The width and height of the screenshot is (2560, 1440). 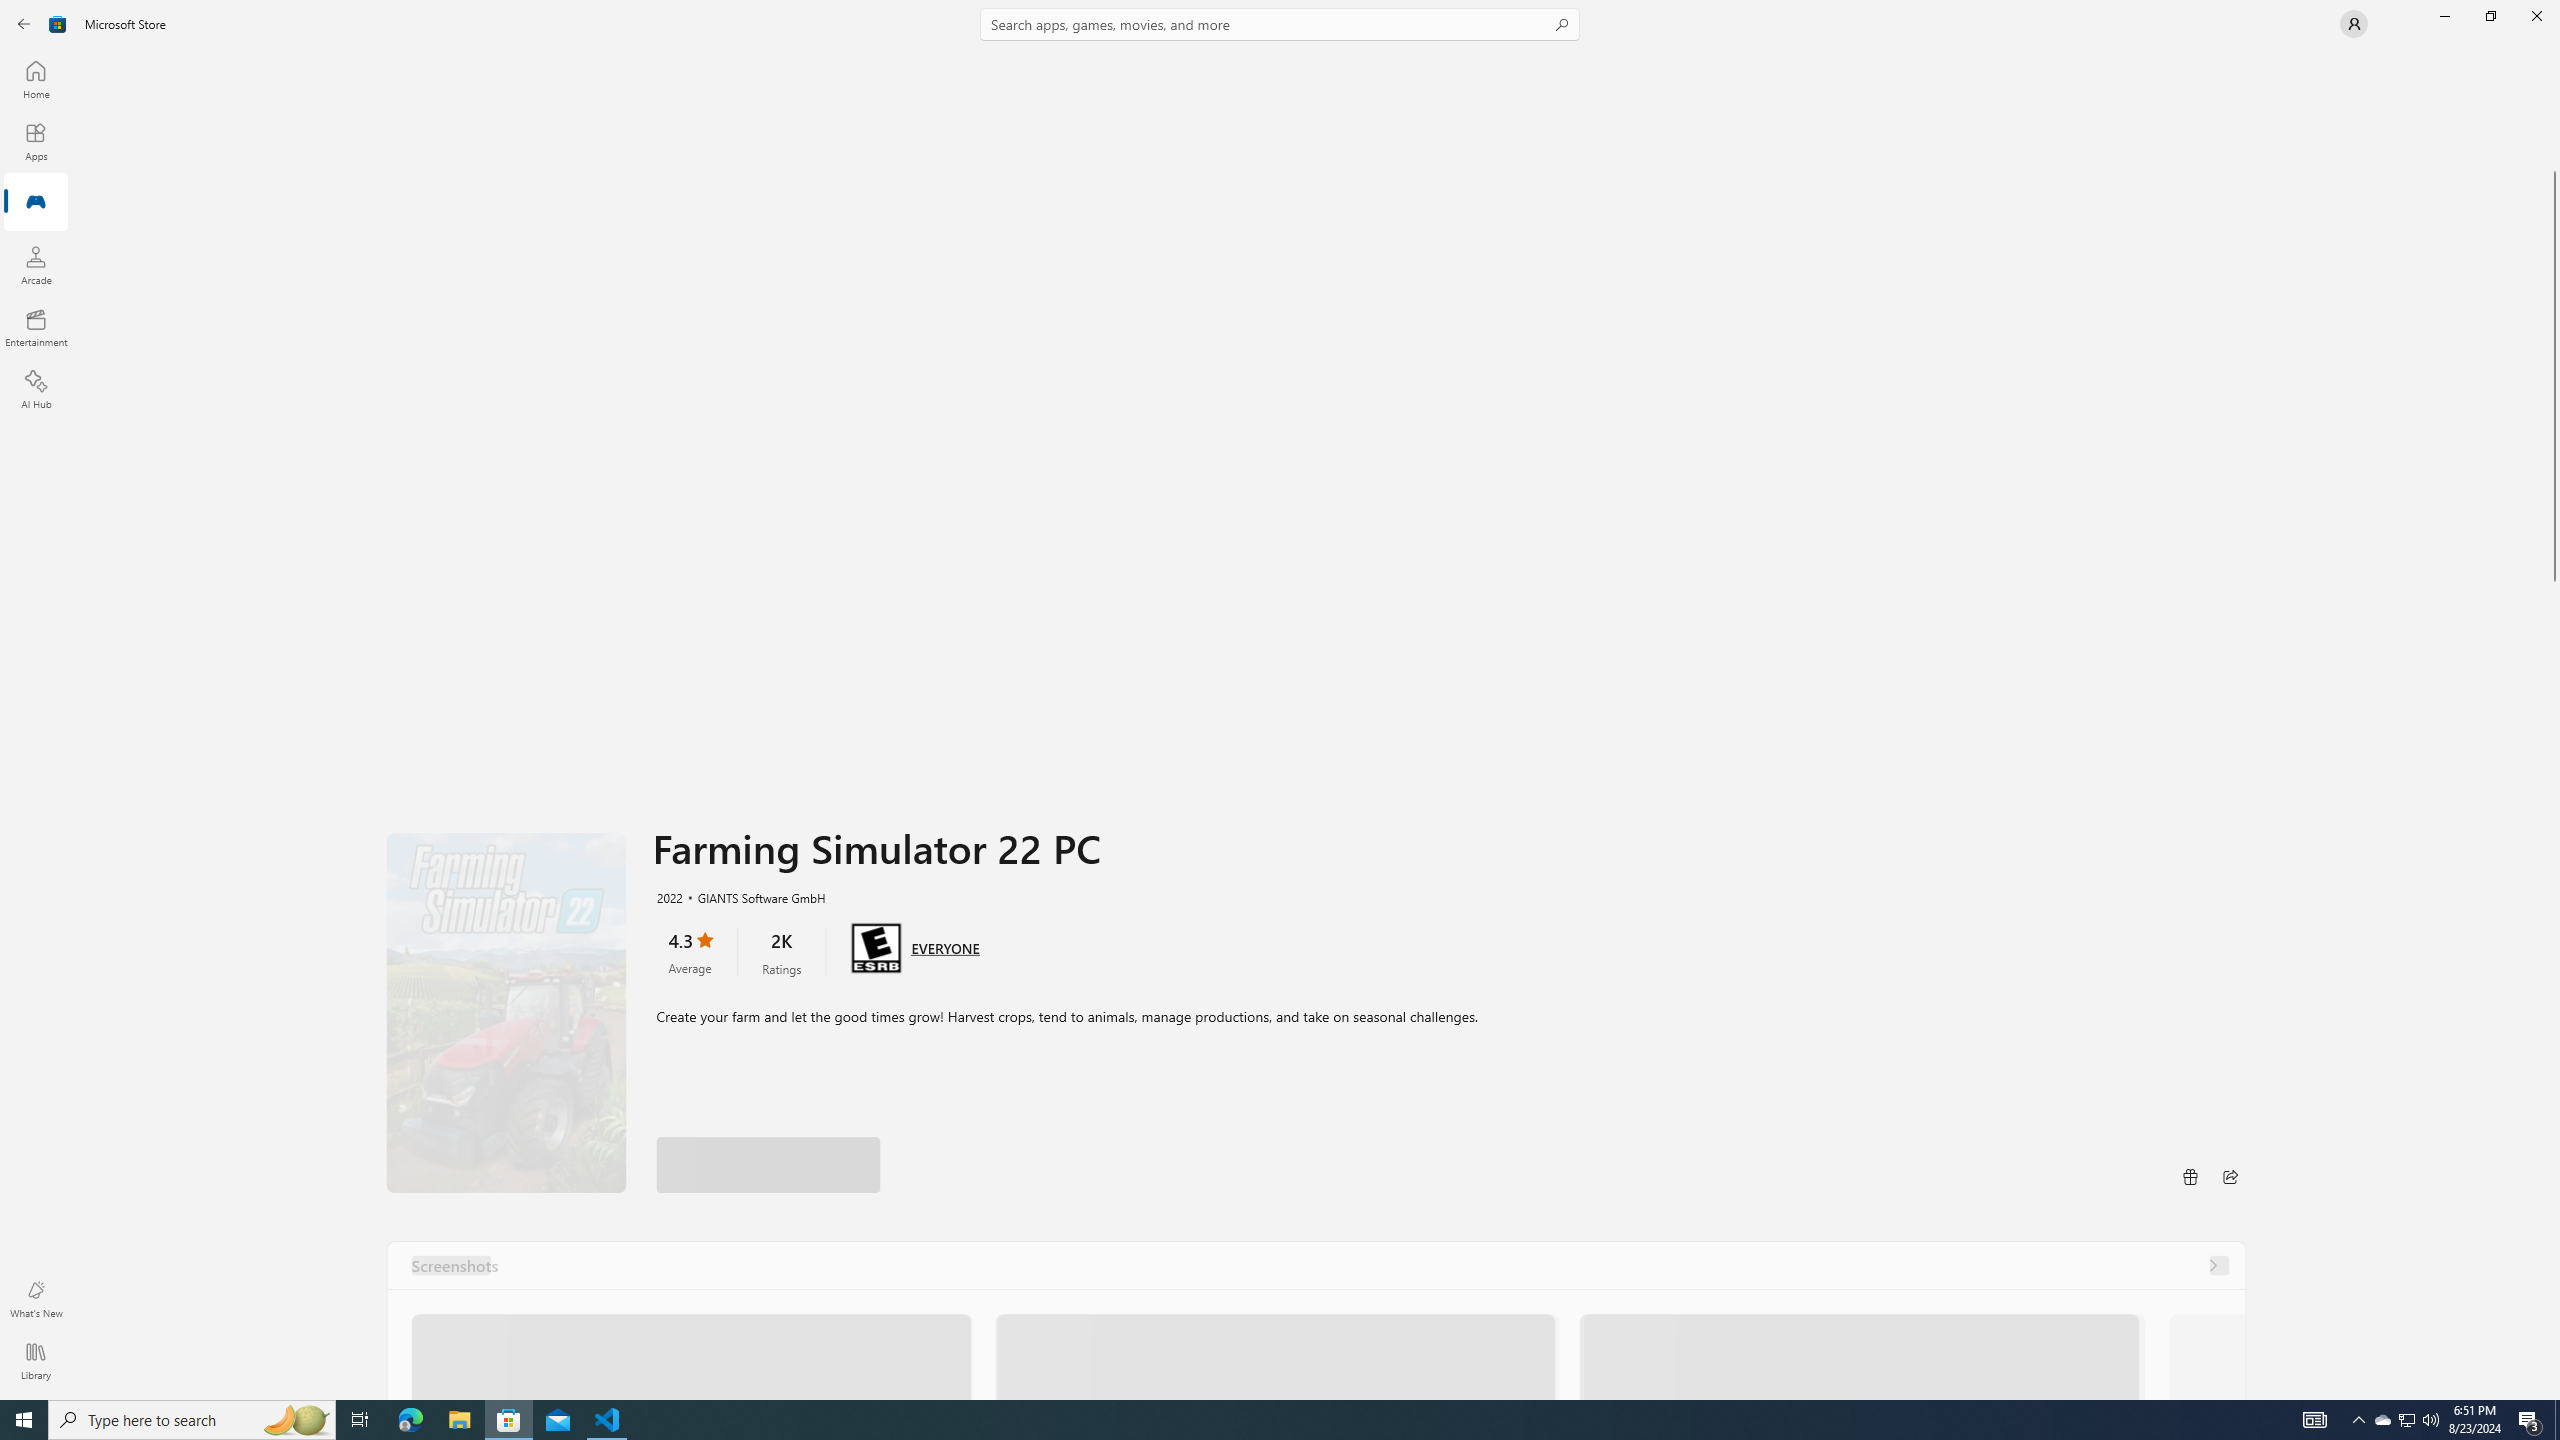 I want to click on '2022', so click(x=668, y=896).